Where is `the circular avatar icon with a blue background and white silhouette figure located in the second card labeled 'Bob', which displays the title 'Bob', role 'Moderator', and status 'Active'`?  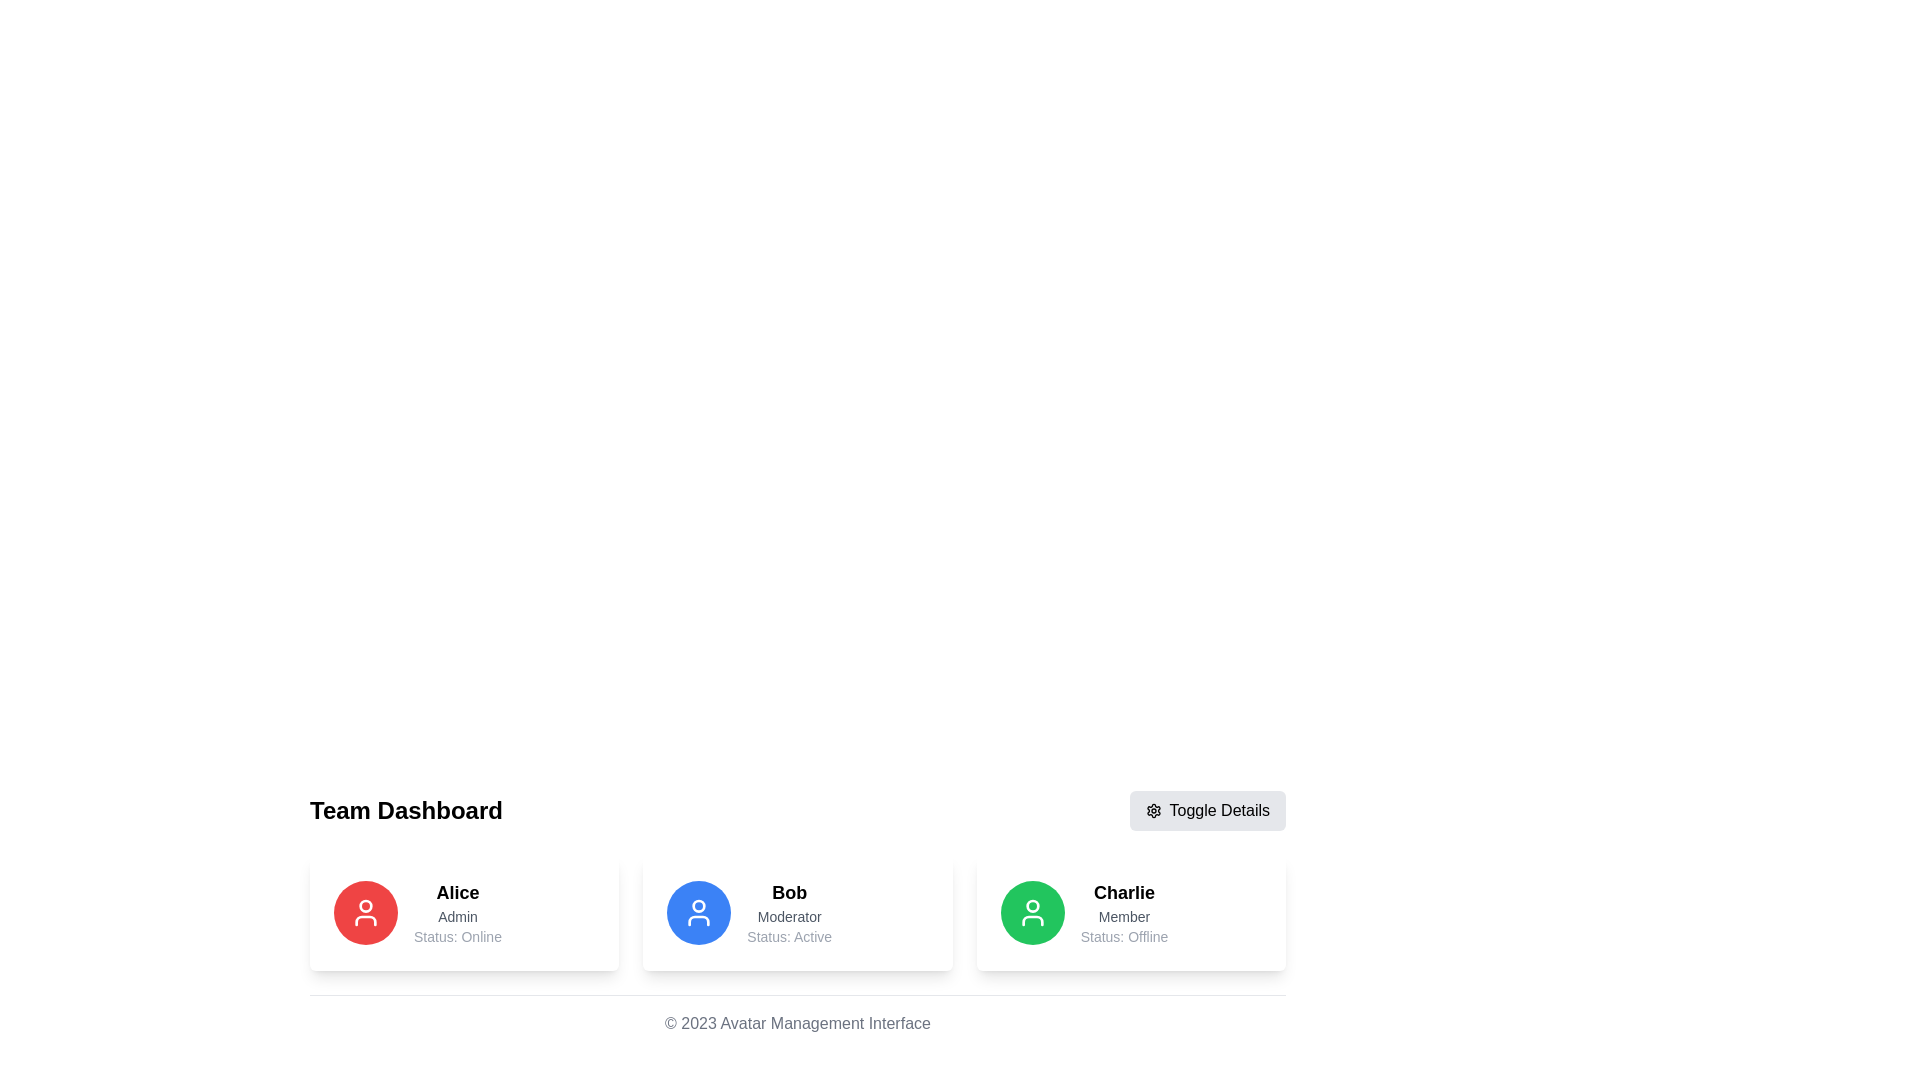 the circular avatar icon with a blue background and white silhouette figure located in the second card labeled 'Bob', which displays the title 'Bob', role 'Moderator', and status 'Active' is located at coordinates (699, 913).